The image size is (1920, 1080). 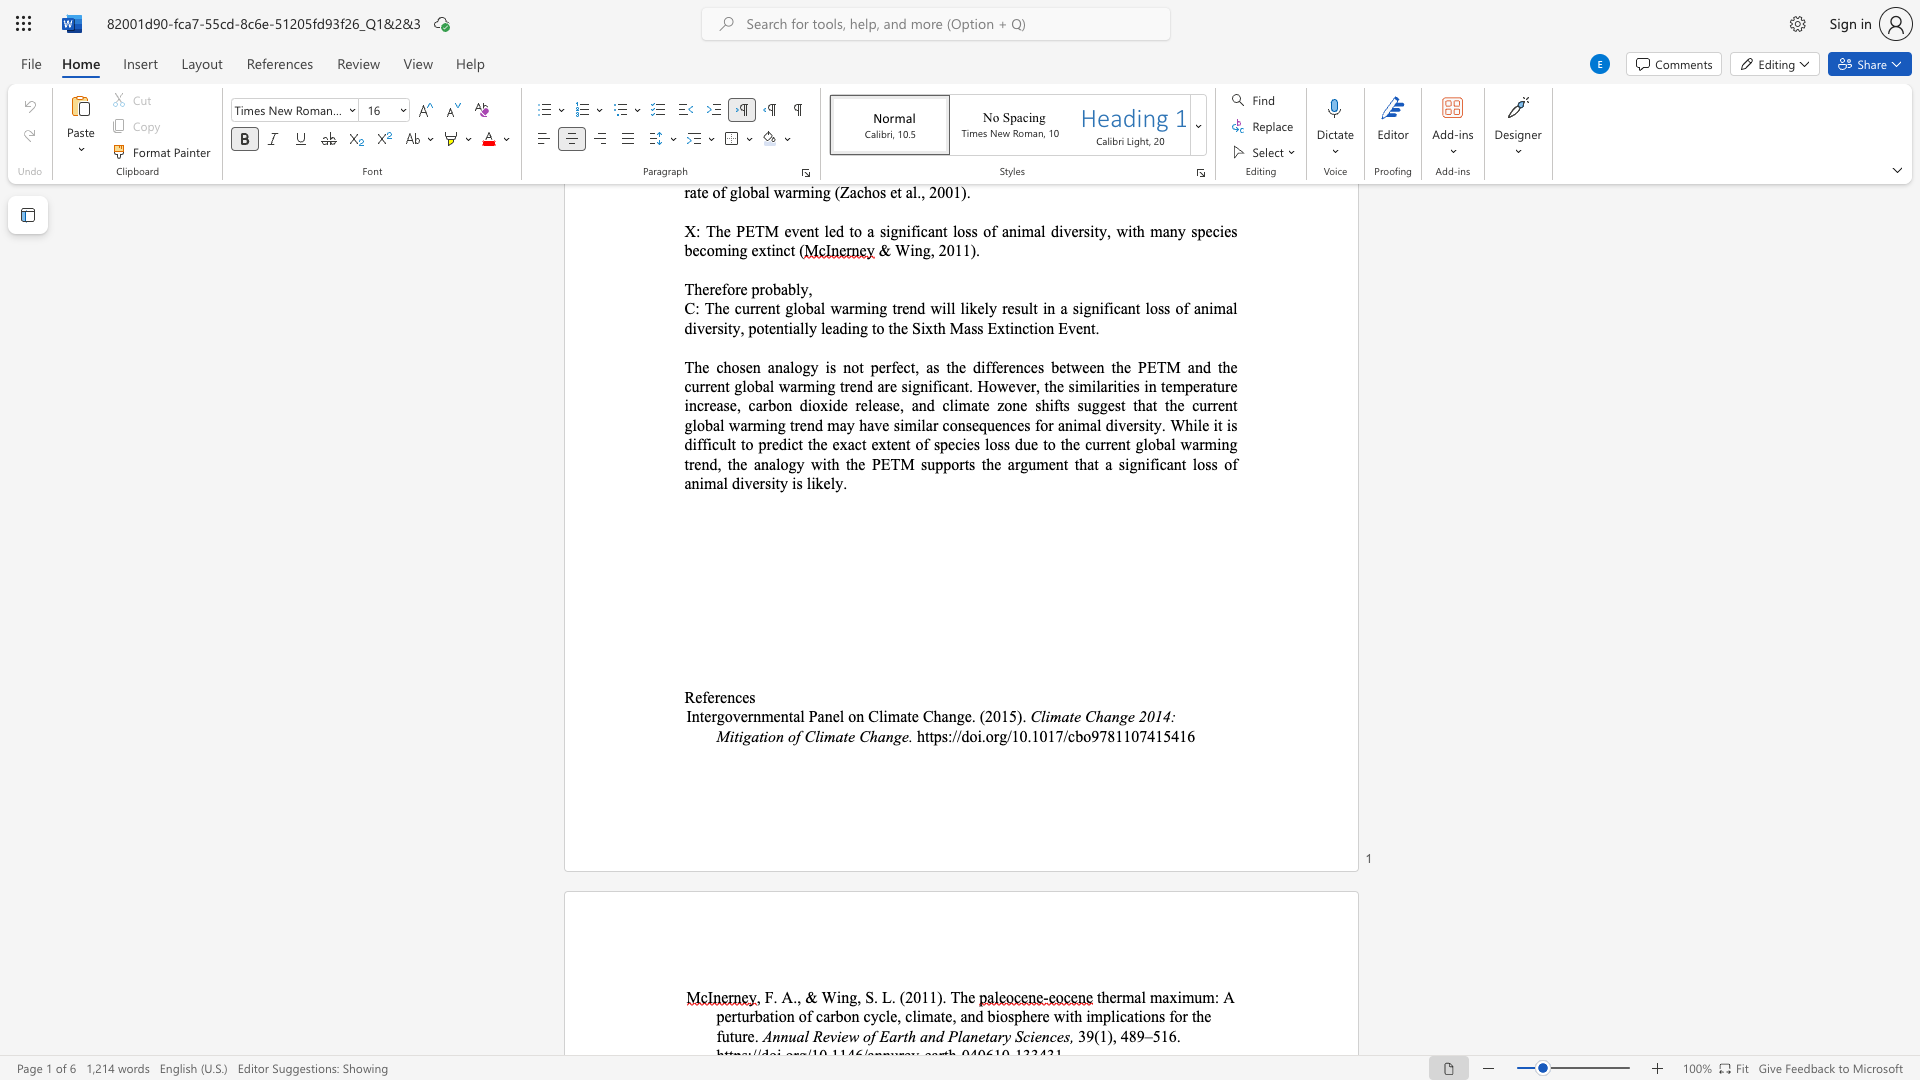 I want to click on the subset text "5416" within the text "https://doi.org/10.1017/cbo9781107415416", so click(x=1163, y=736).